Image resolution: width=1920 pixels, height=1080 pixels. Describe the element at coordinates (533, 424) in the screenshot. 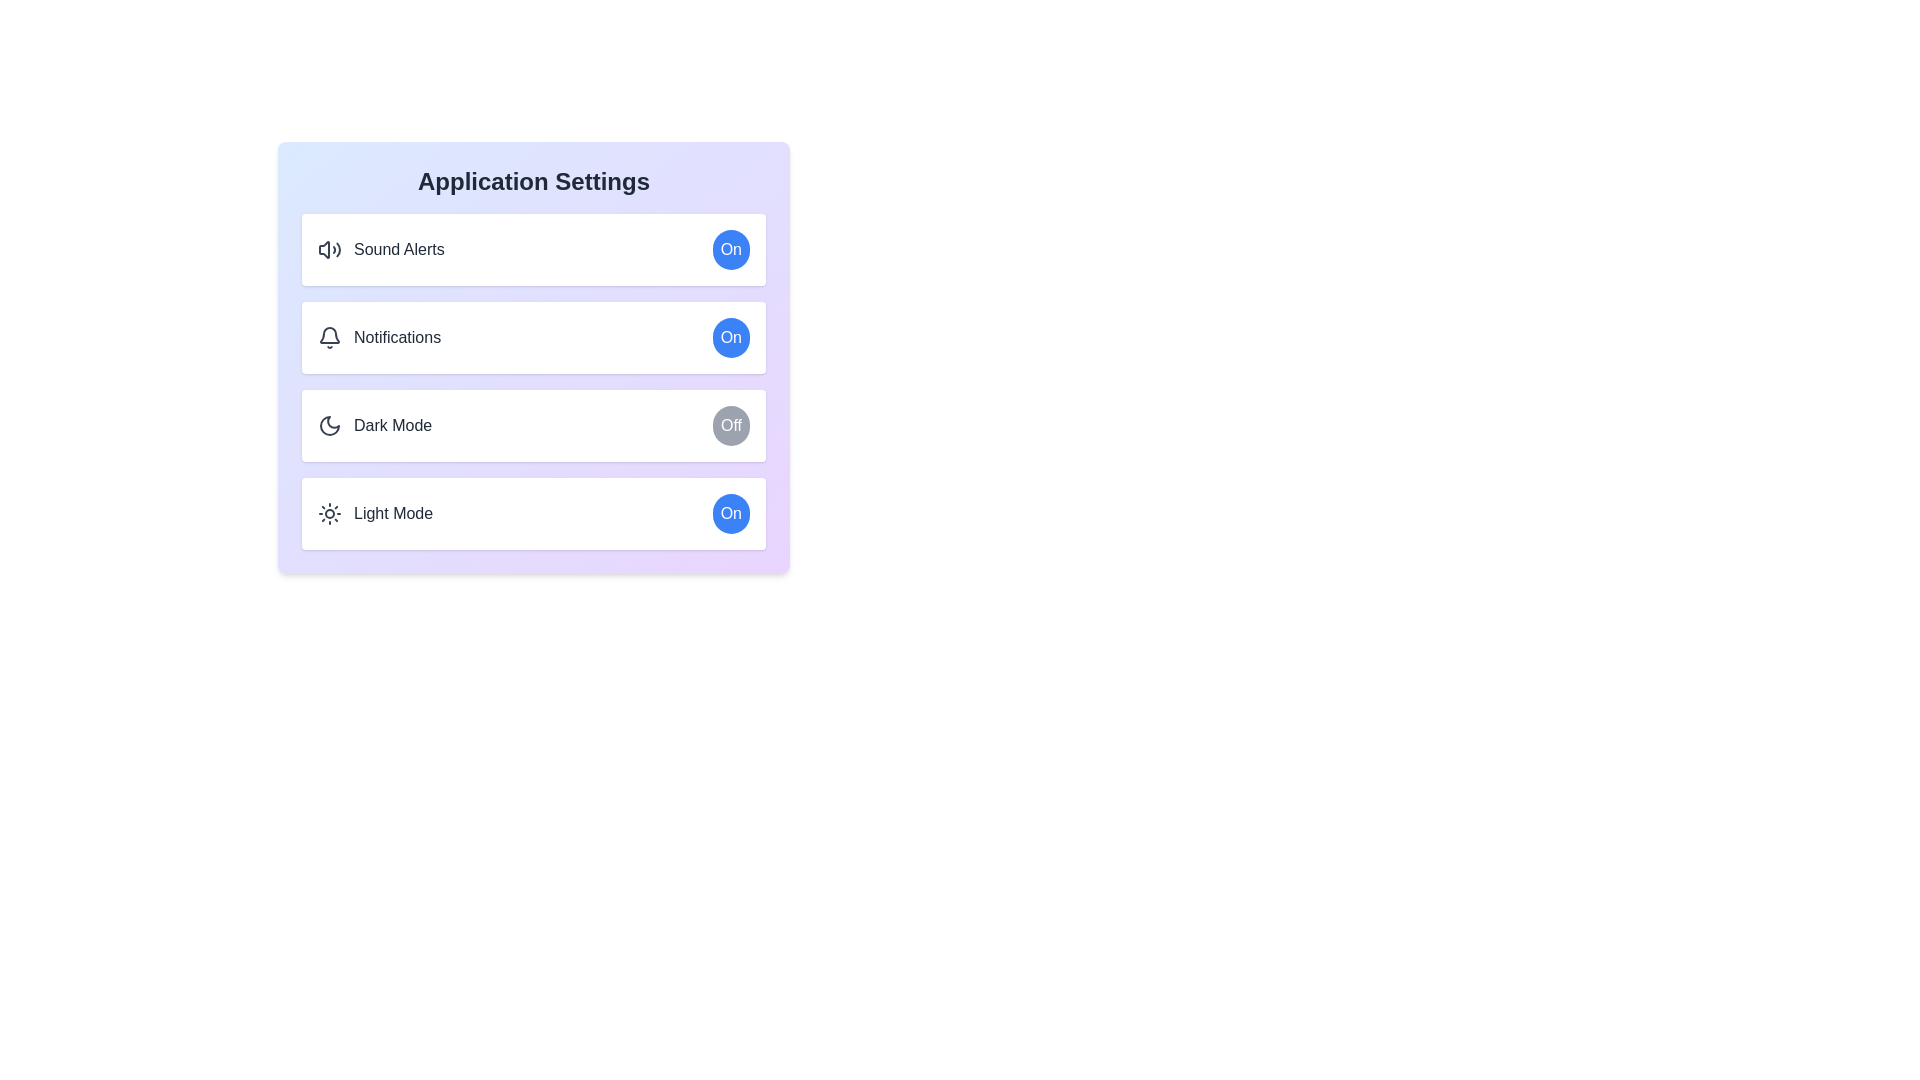

I see `the 'Dark Mode' toggle switch located under 'Application Settings' to change its state from 'Off' to 'On'` at that location.